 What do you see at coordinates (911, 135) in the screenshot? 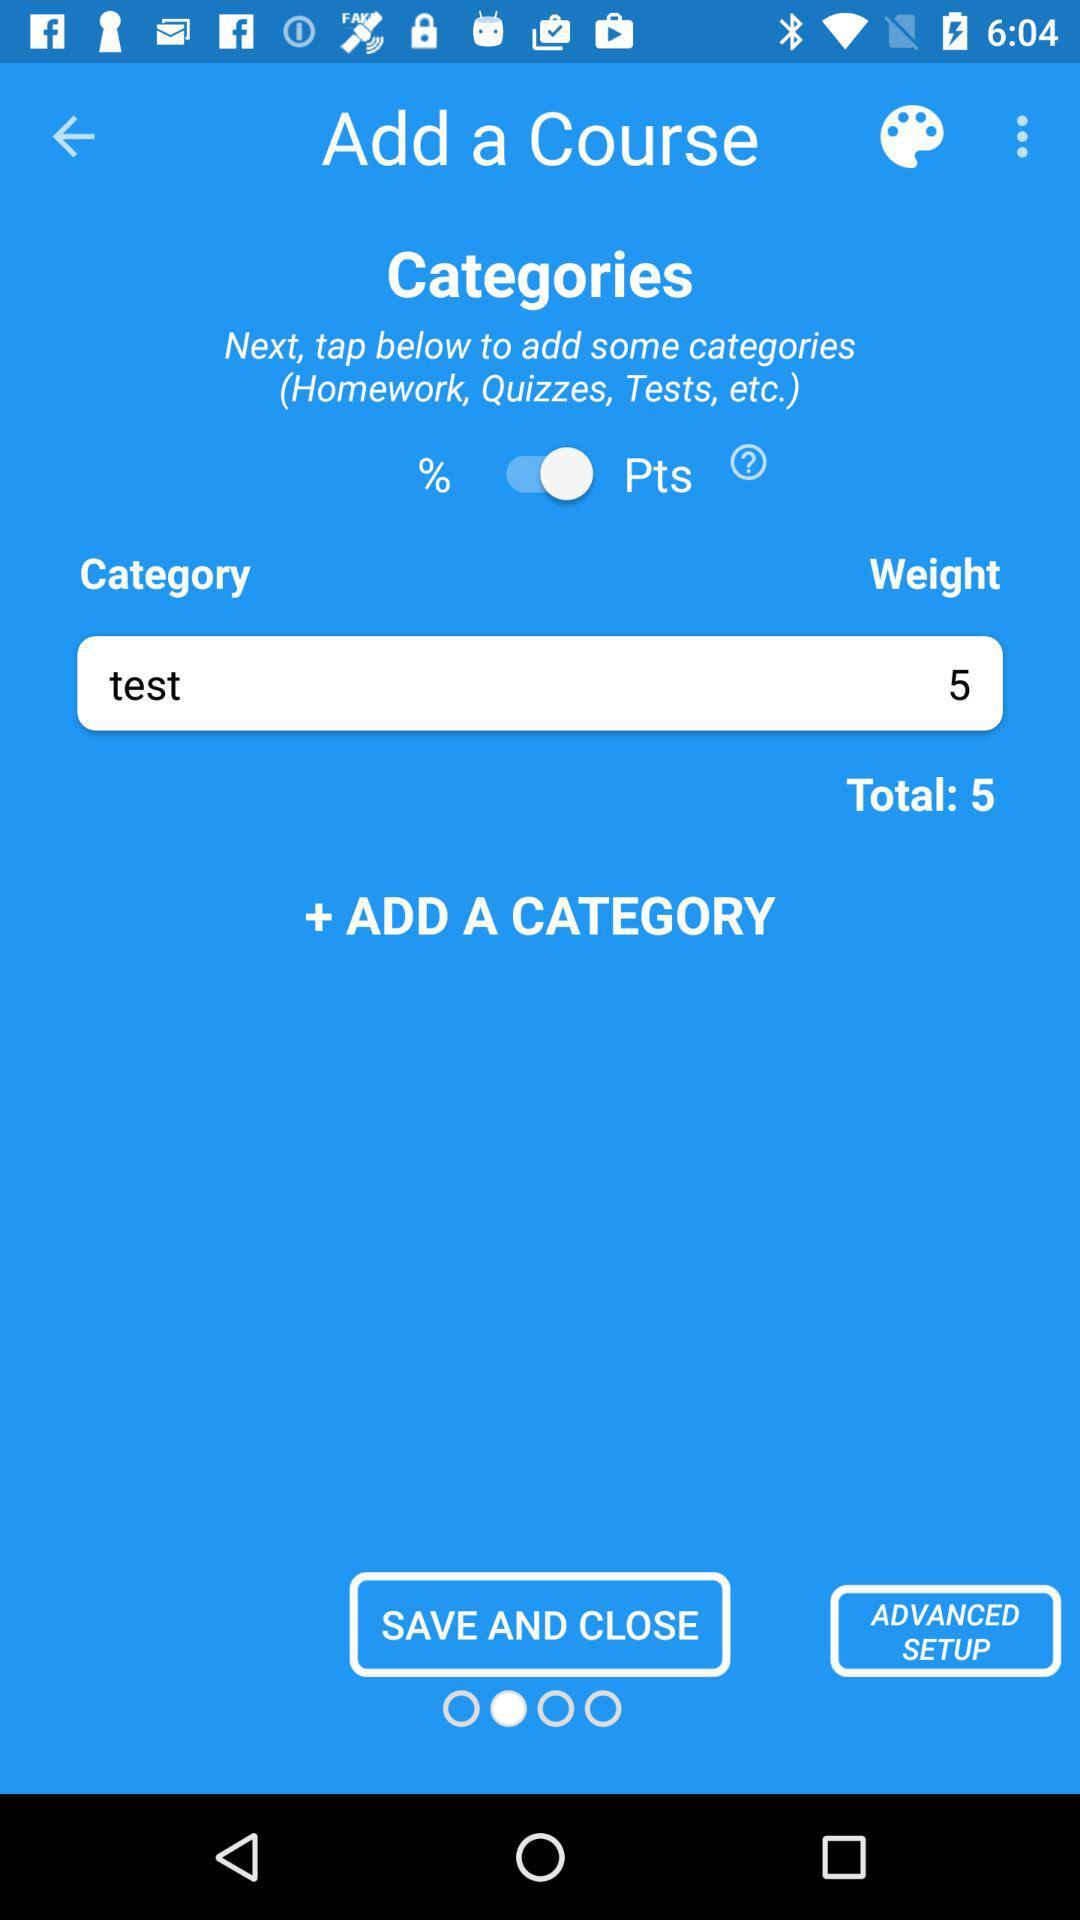
I see `the item above categories item` at bounding box center [911, 135].